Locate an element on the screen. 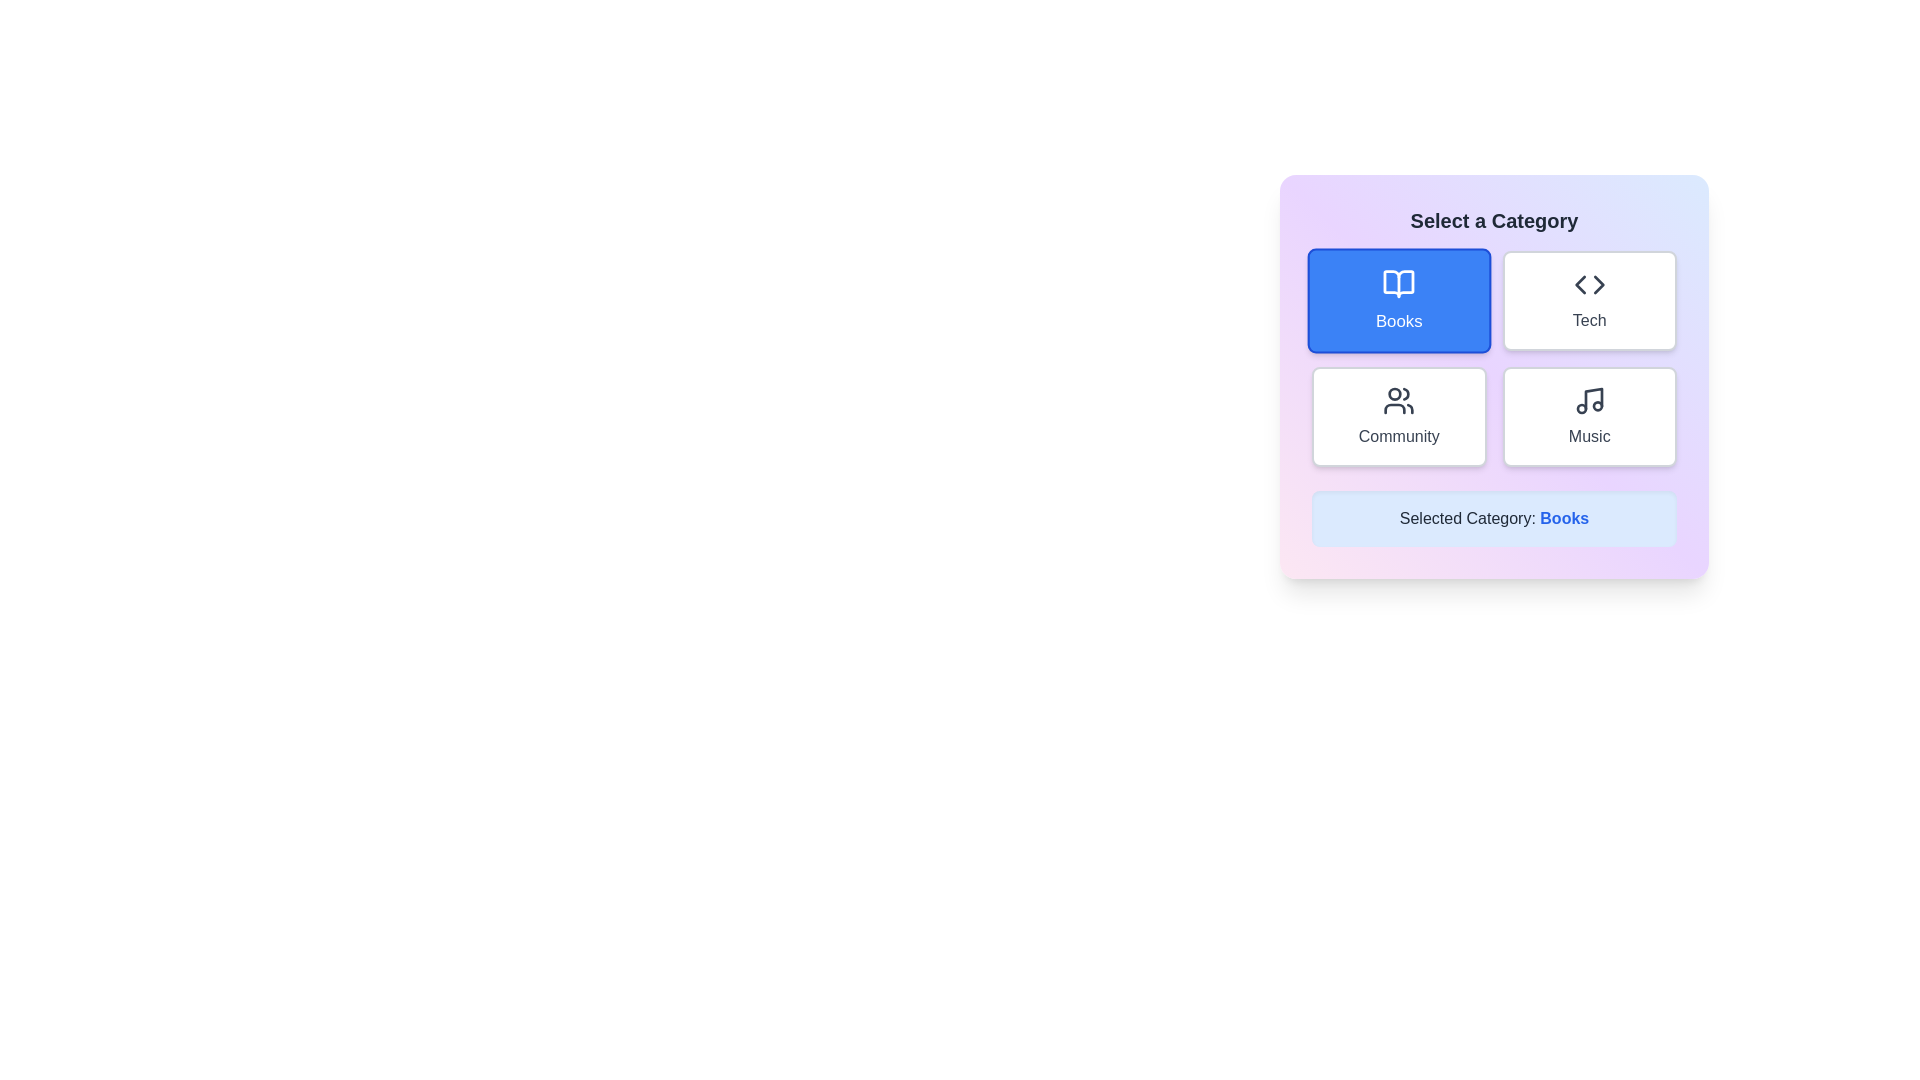 This screenshot has width=1920, height=1080. the 'Tech' category button to select it is located at coordinates (1588, 300).